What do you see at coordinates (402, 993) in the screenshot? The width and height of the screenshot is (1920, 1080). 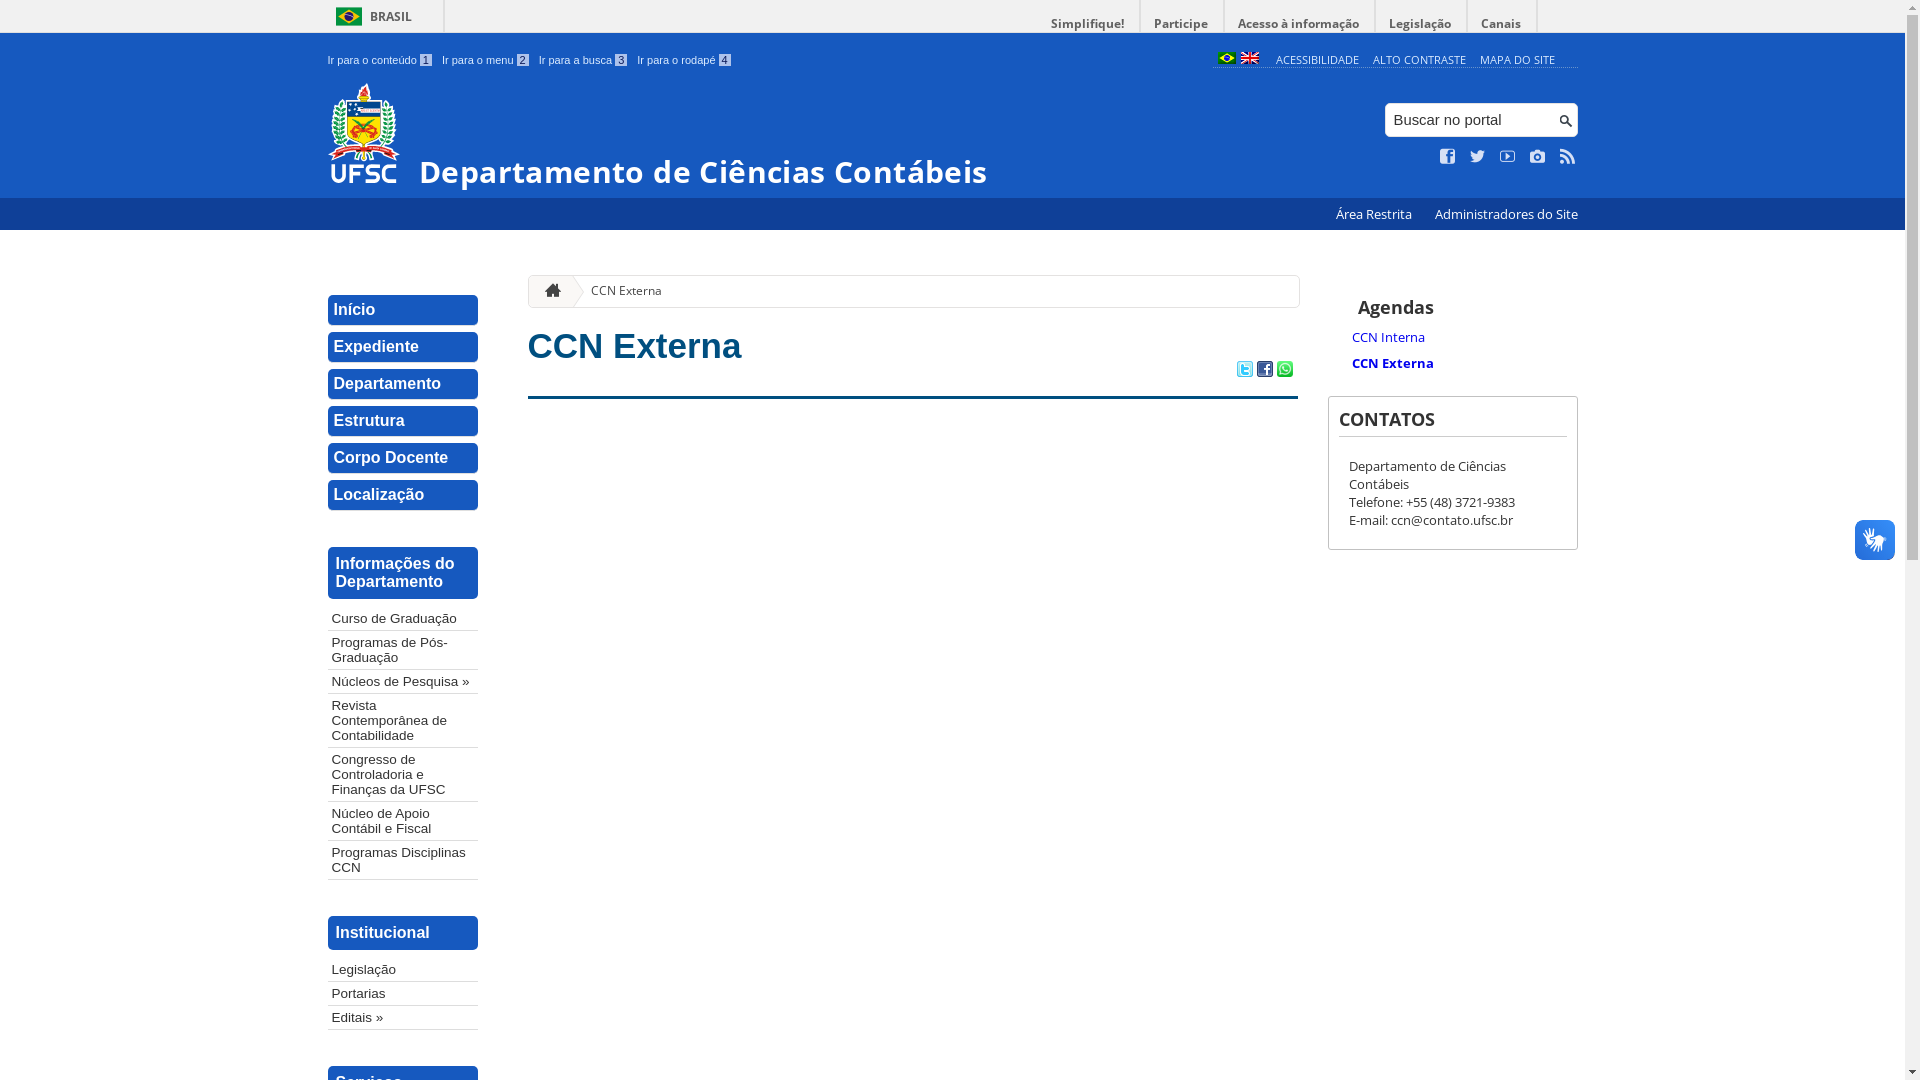 I see `'Portarias'` at bounding box center [402, 993].